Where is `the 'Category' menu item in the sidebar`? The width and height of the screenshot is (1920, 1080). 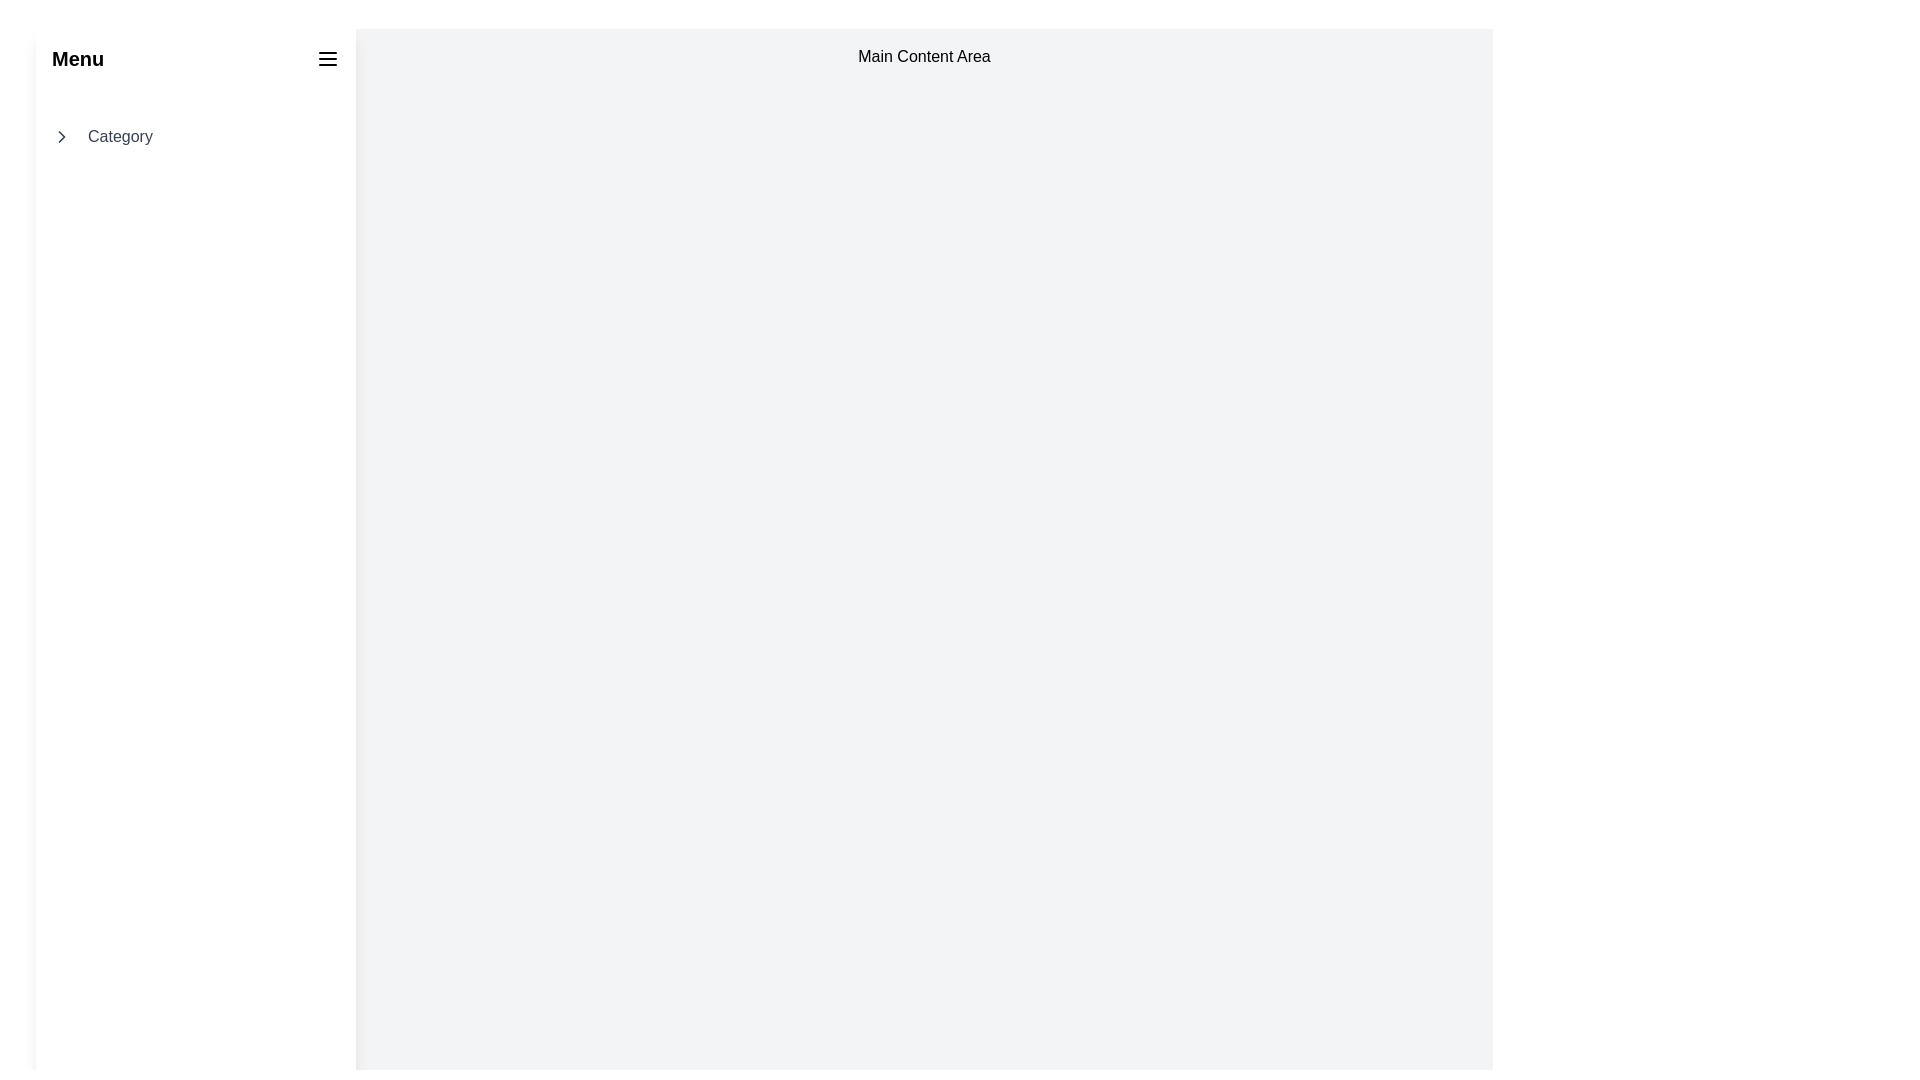
the 'Category' menu item in the sidebar is located at coordinates (196, 136).